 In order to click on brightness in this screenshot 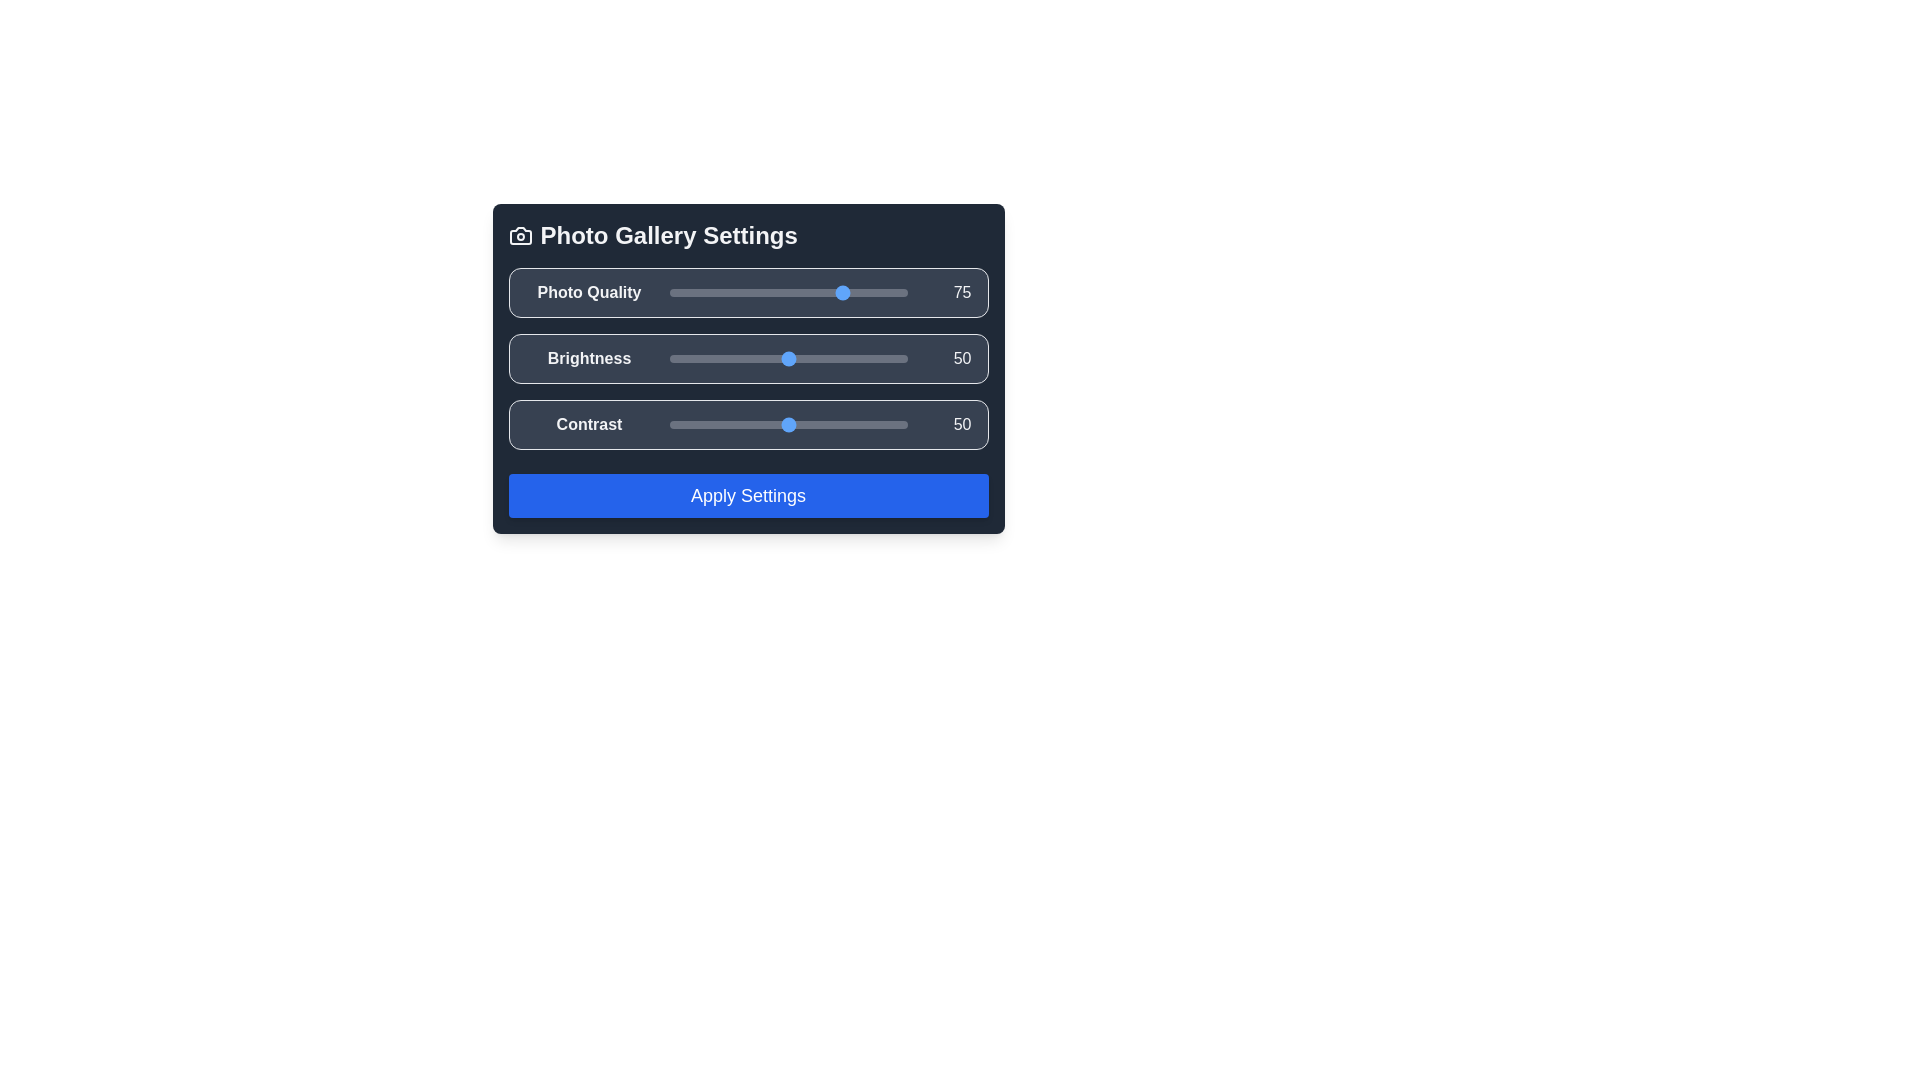, I will do `click(737, 357)`.